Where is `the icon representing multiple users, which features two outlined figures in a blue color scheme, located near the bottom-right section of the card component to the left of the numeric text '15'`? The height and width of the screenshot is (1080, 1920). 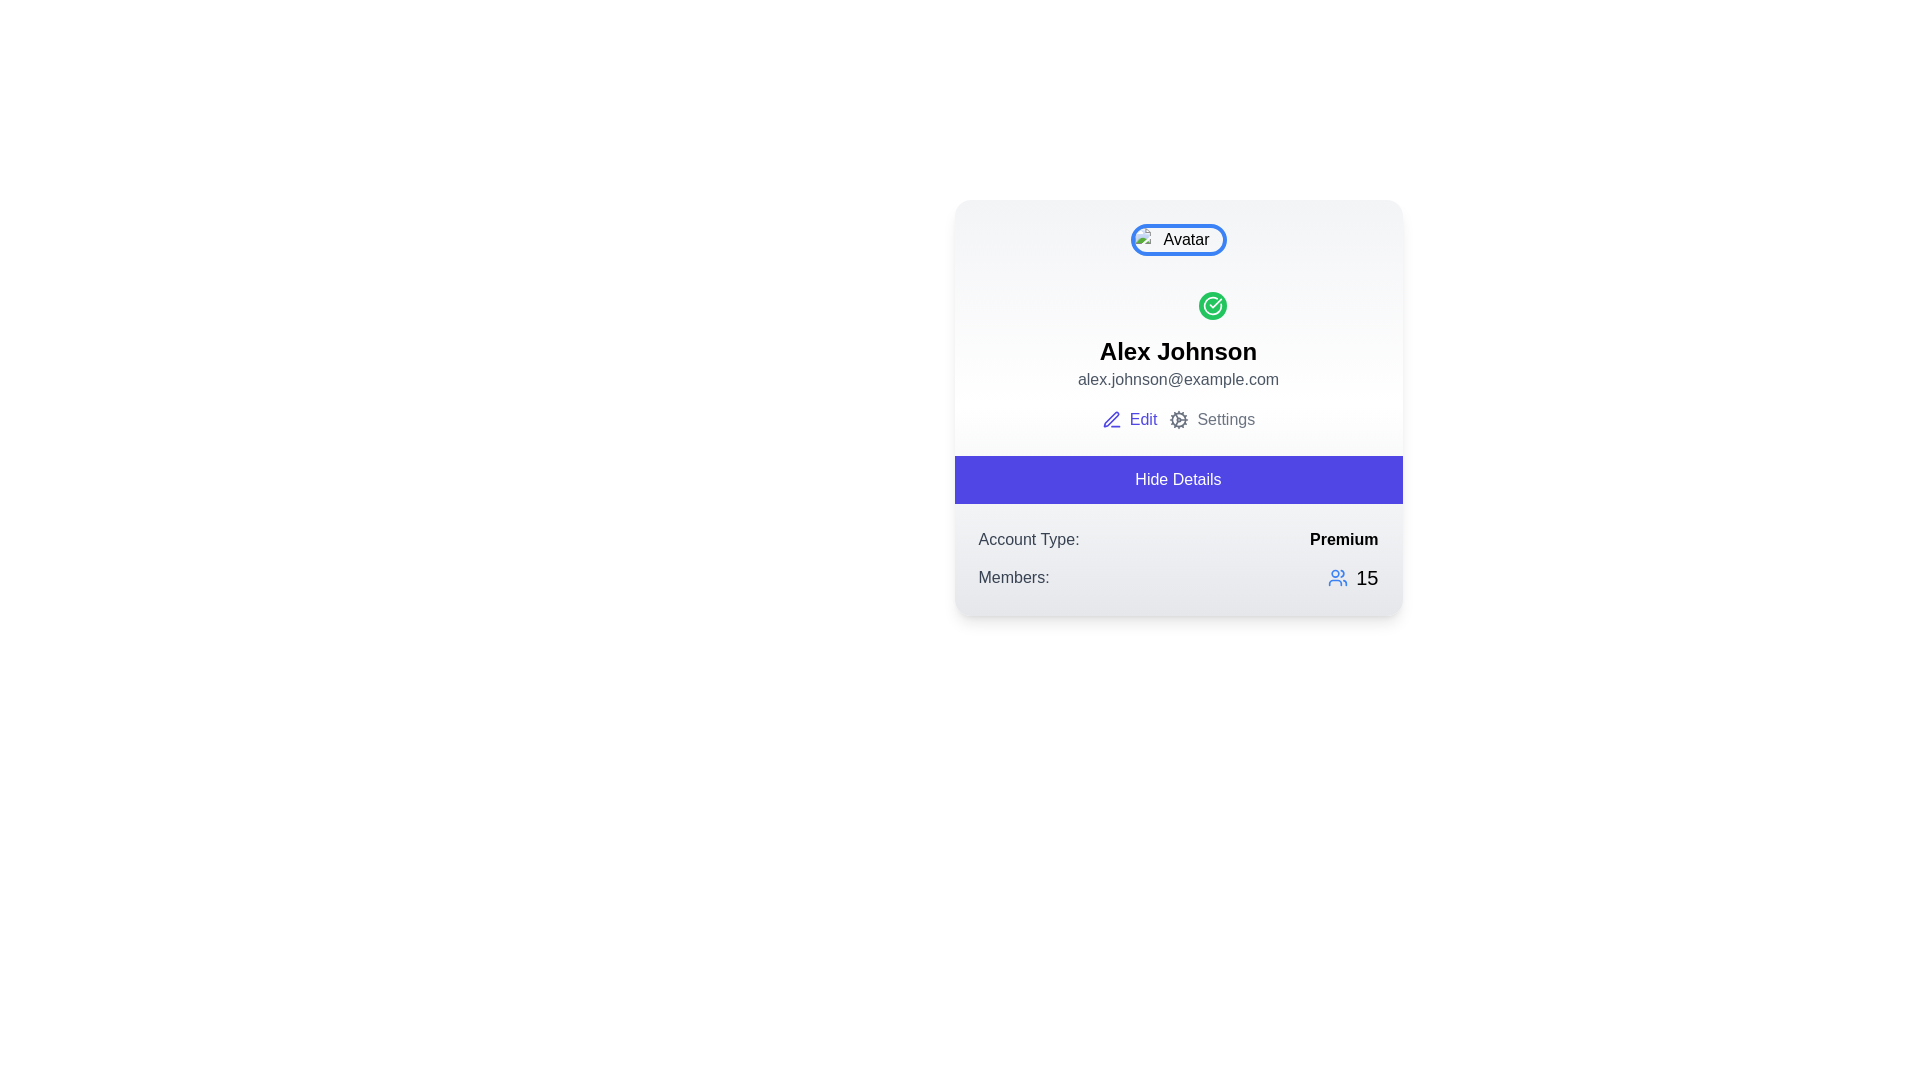
the icon representing multiple users, which features two outlined figures in a blue color scheme, located near the bottom-right section of the card component to the left of the numeric text '15' is located at coordinates (1338, 578).